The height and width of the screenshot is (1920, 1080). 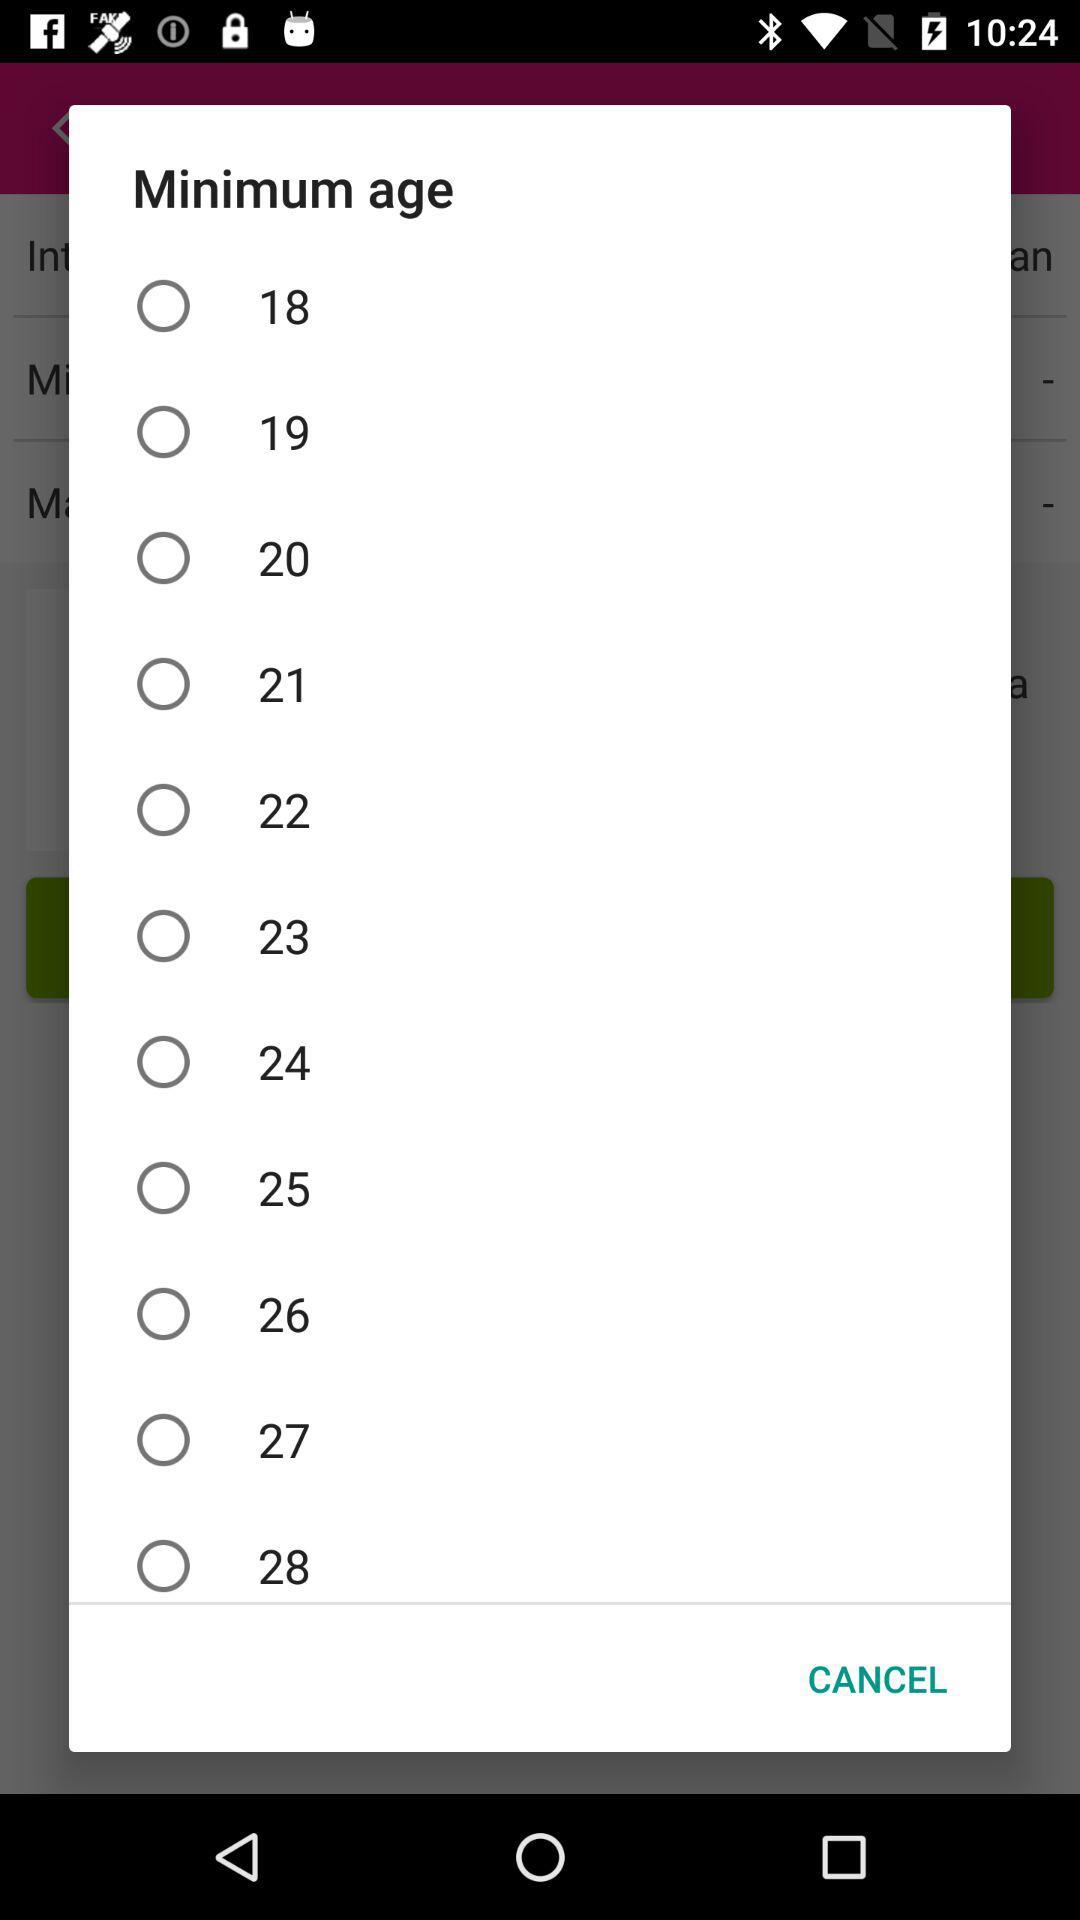 What do you see at coordinates (876, 1678) in the screenshot?
I see `cancel button` at bounding box center [876, 1678].